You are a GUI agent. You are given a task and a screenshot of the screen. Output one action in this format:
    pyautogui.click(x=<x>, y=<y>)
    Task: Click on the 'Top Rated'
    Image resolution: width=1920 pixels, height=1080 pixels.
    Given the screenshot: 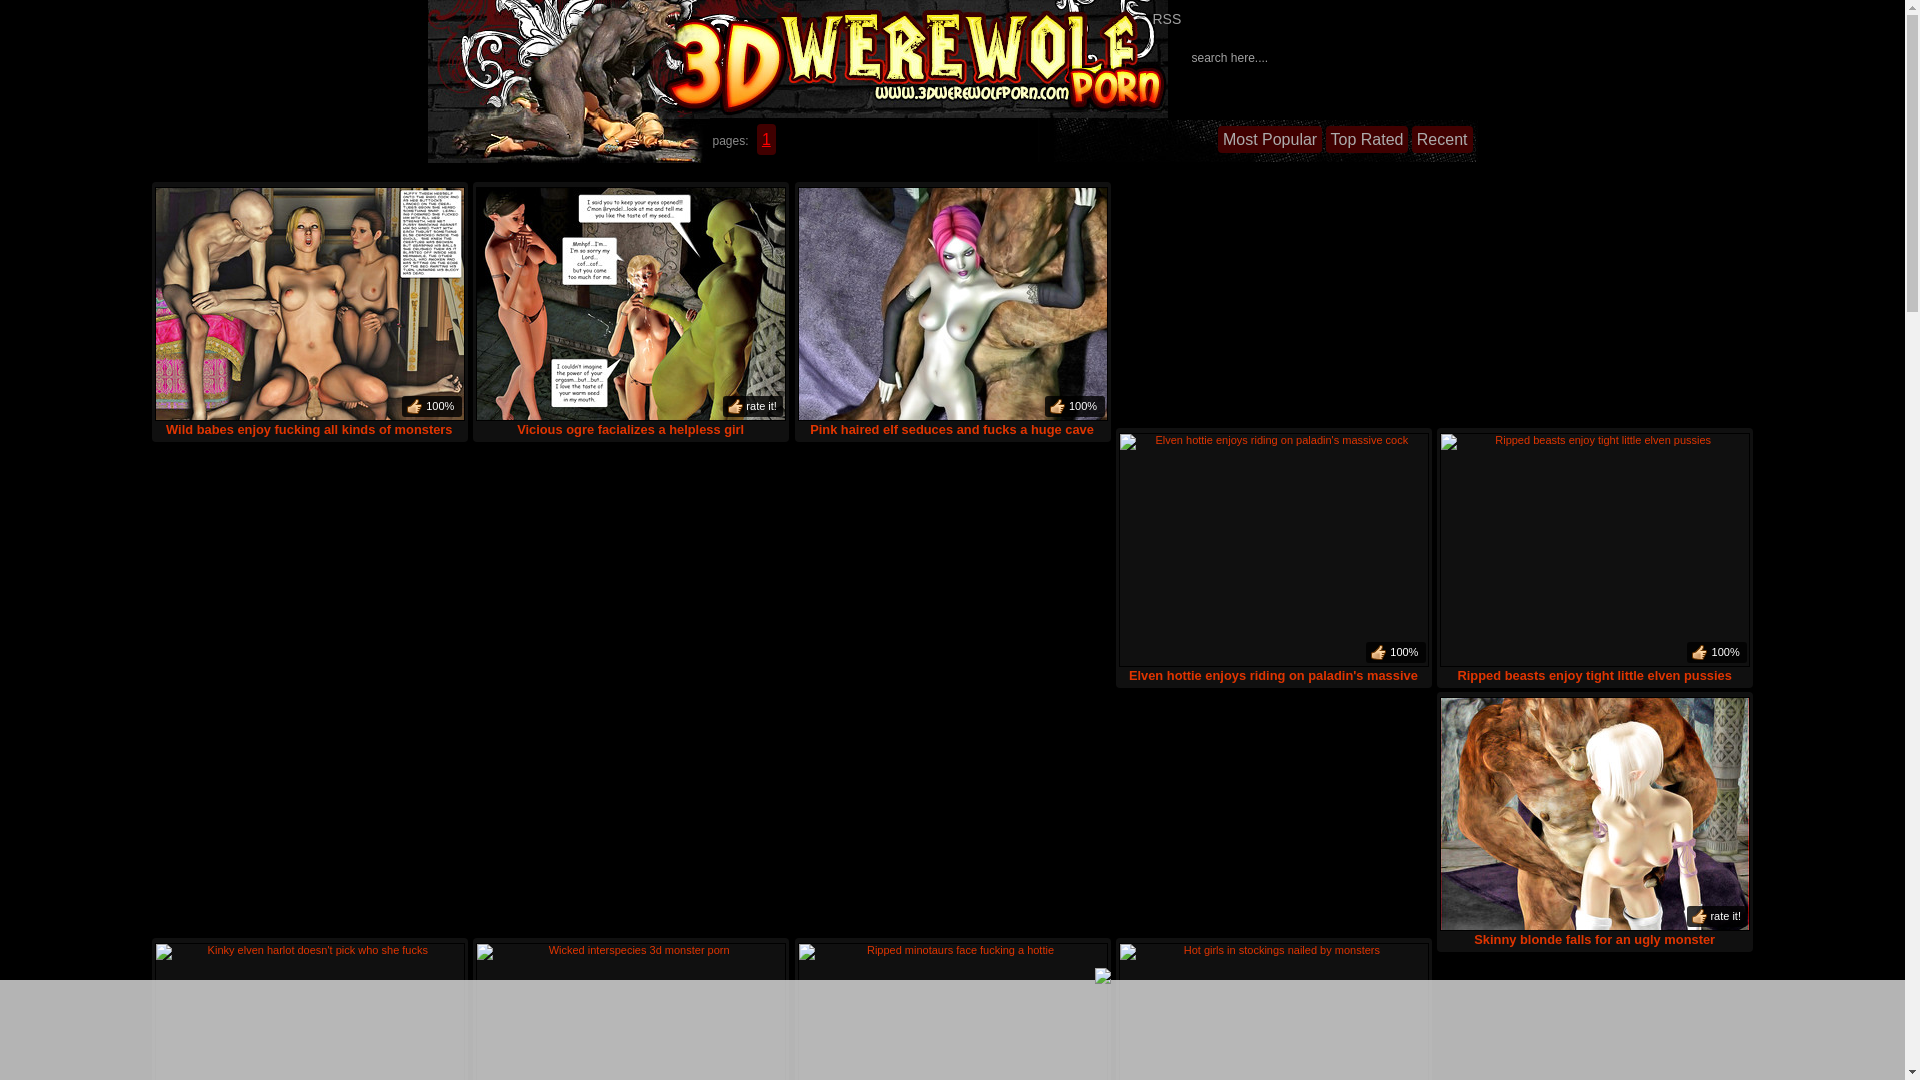 What is the action you would take?
    pyautogui.click(x=1325, y=138)
    